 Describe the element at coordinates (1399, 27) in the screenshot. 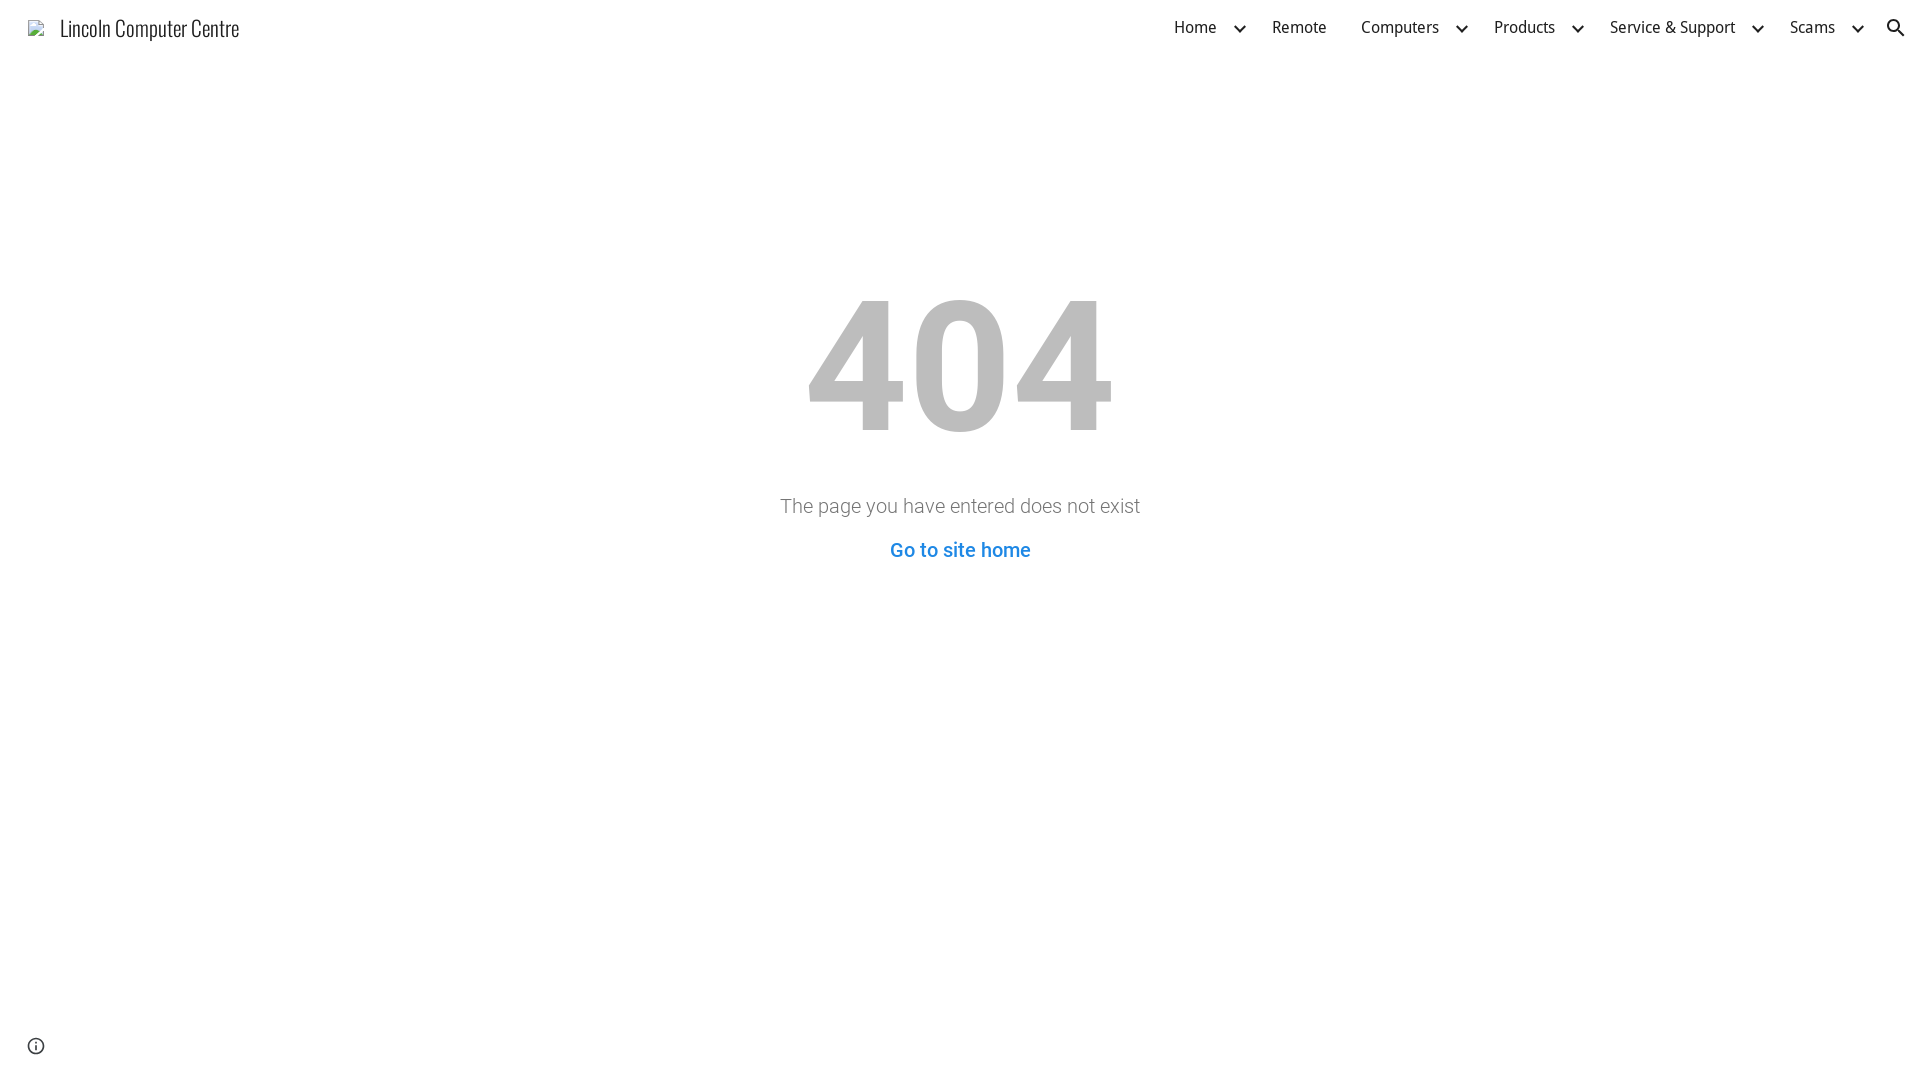

I see `'Computers'` at that location.